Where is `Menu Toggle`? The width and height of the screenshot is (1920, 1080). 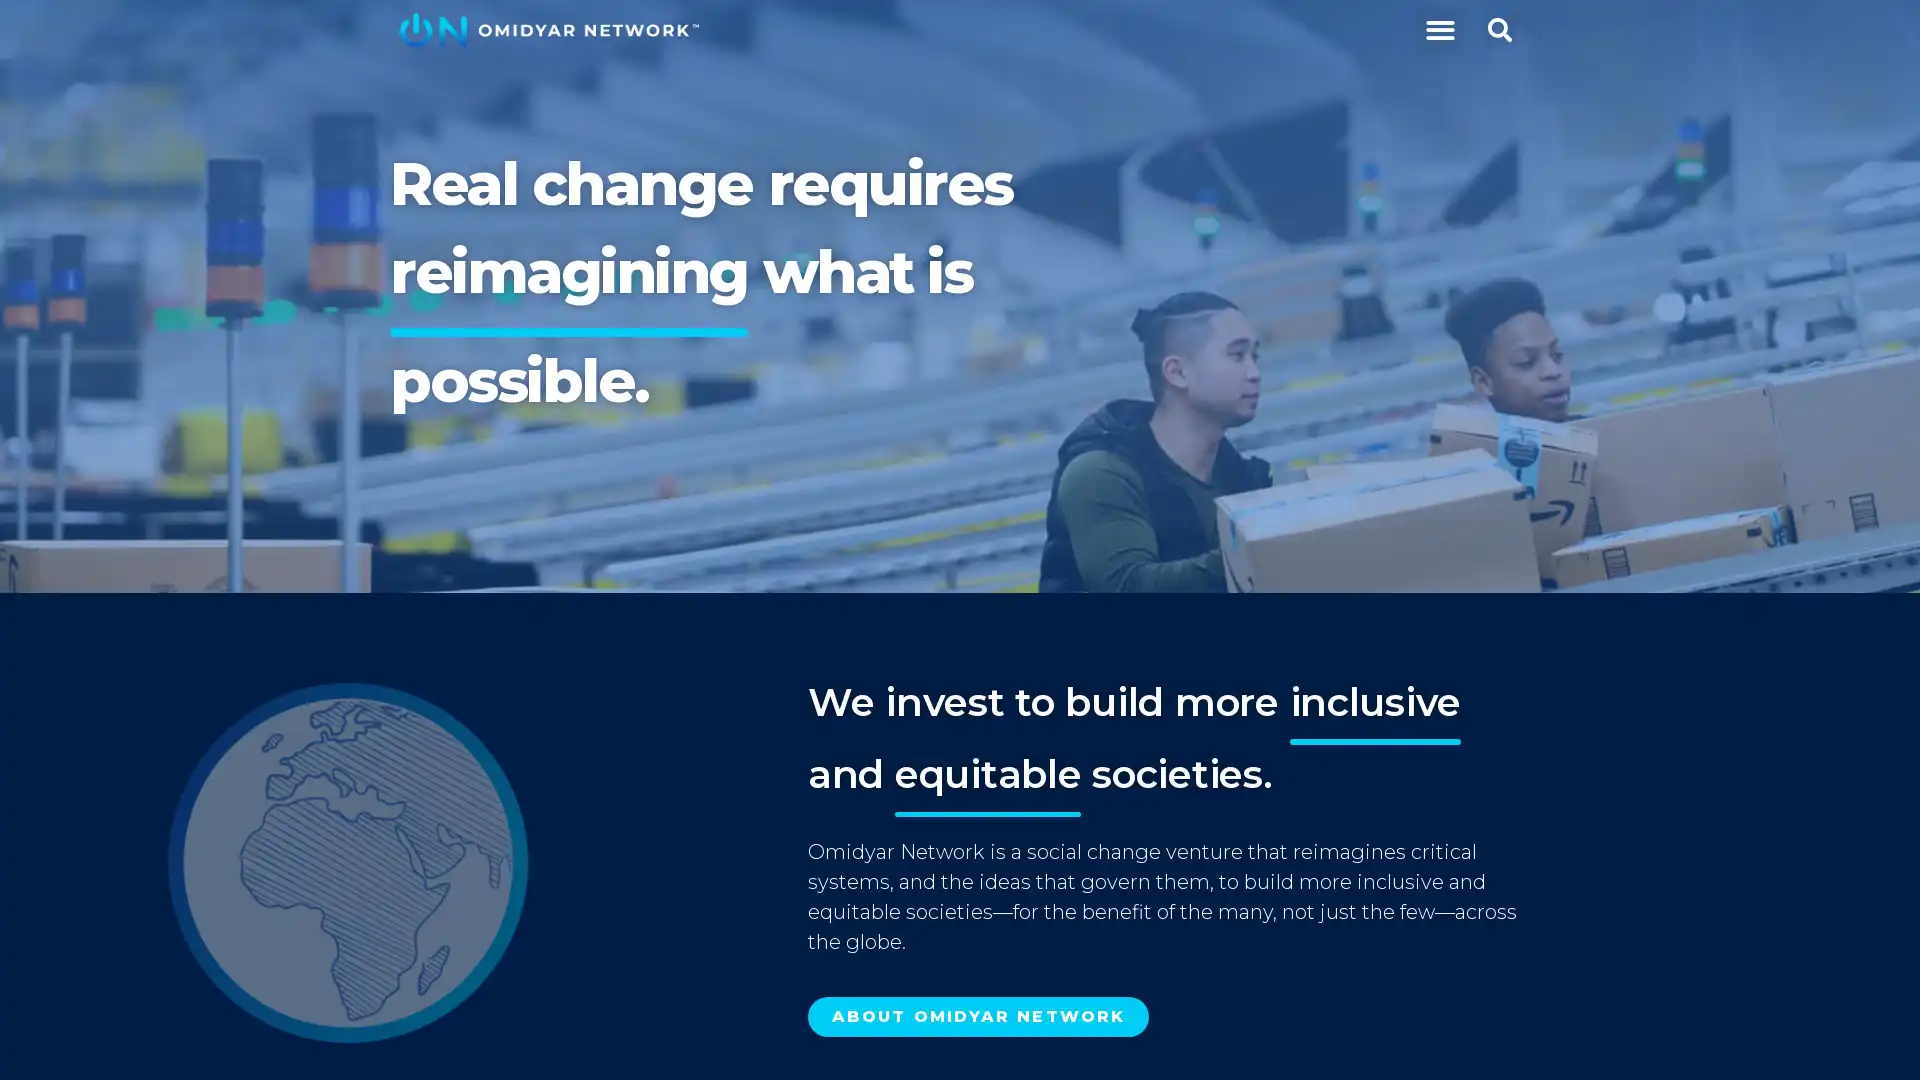
Menu Toggle is located at coordinates (1438, 30).